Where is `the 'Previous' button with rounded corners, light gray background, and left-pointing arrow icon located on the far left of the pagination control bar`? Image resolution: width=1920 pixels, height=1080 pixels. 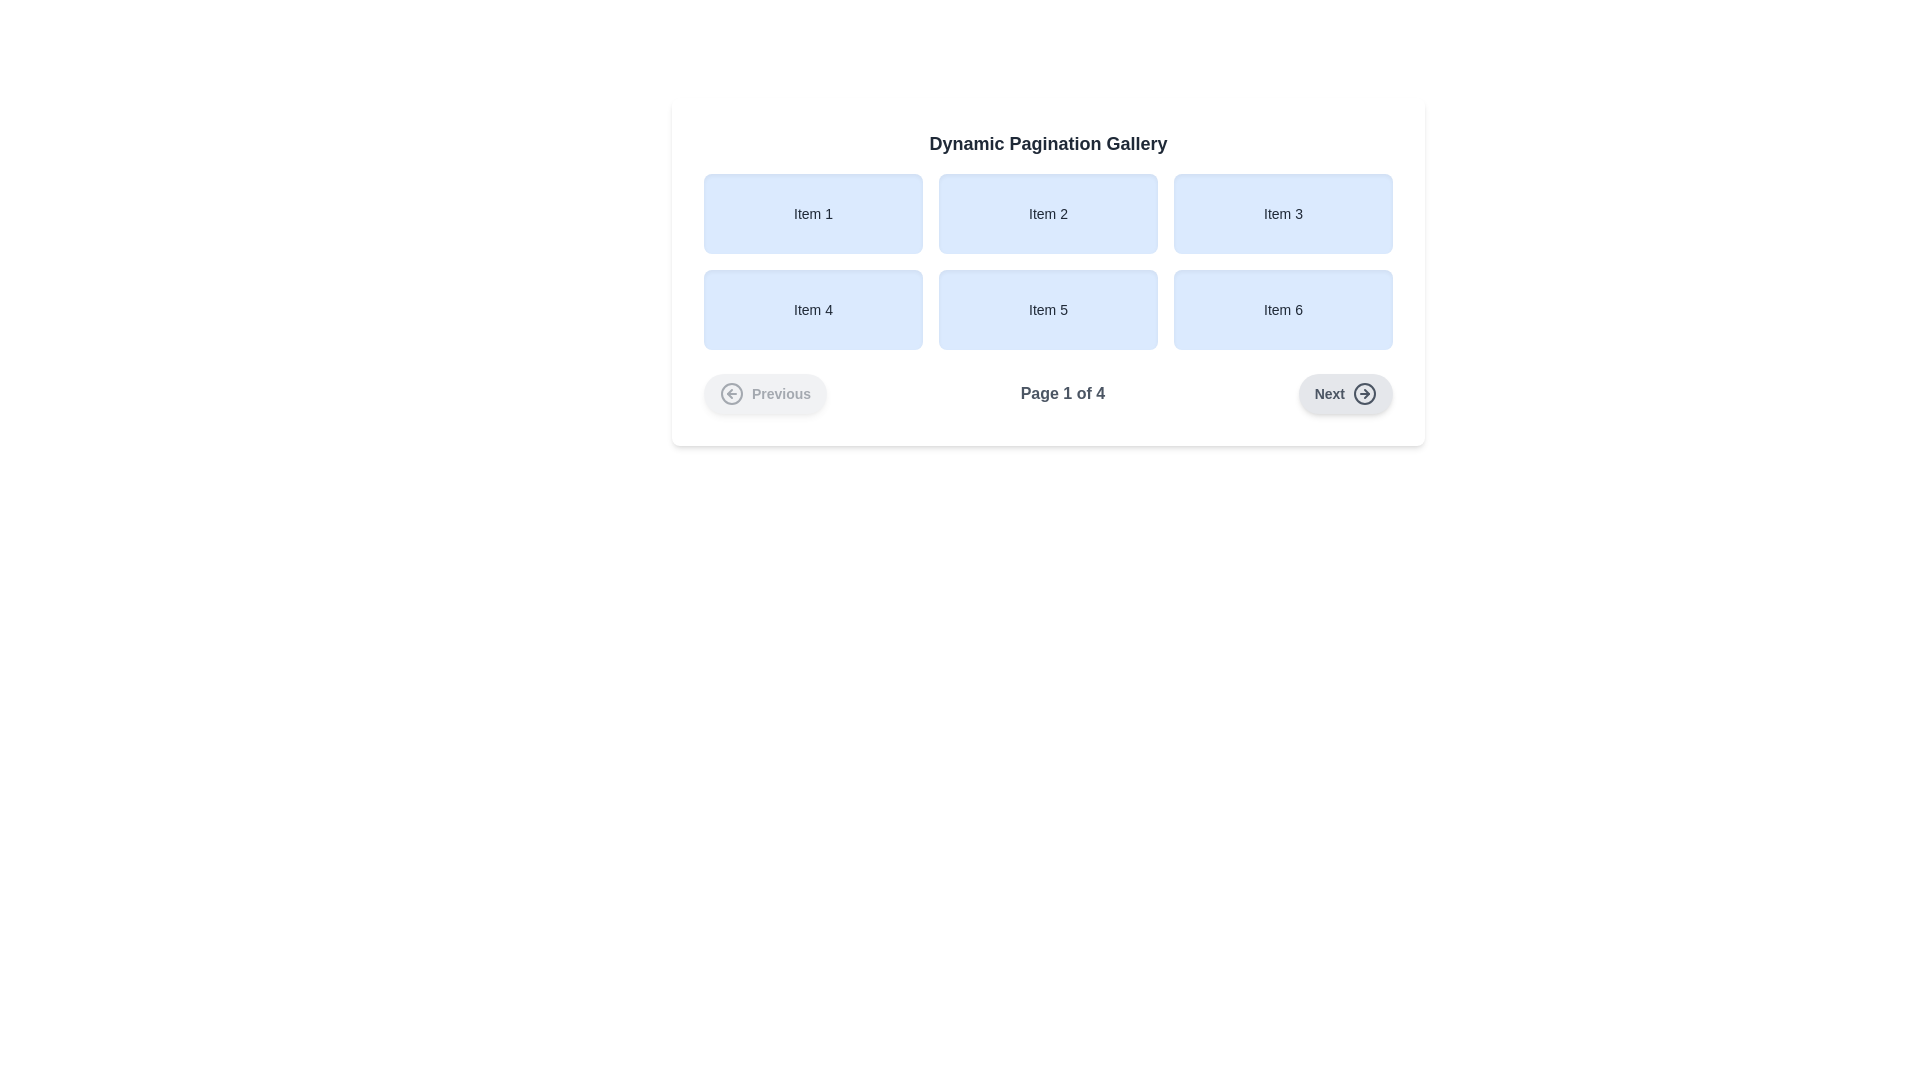 the 'Previous' button with rounded corners, light gray background, and left-pointing arrow icon located on the far left of the pagination control bar is located at coordinates (764, 393).